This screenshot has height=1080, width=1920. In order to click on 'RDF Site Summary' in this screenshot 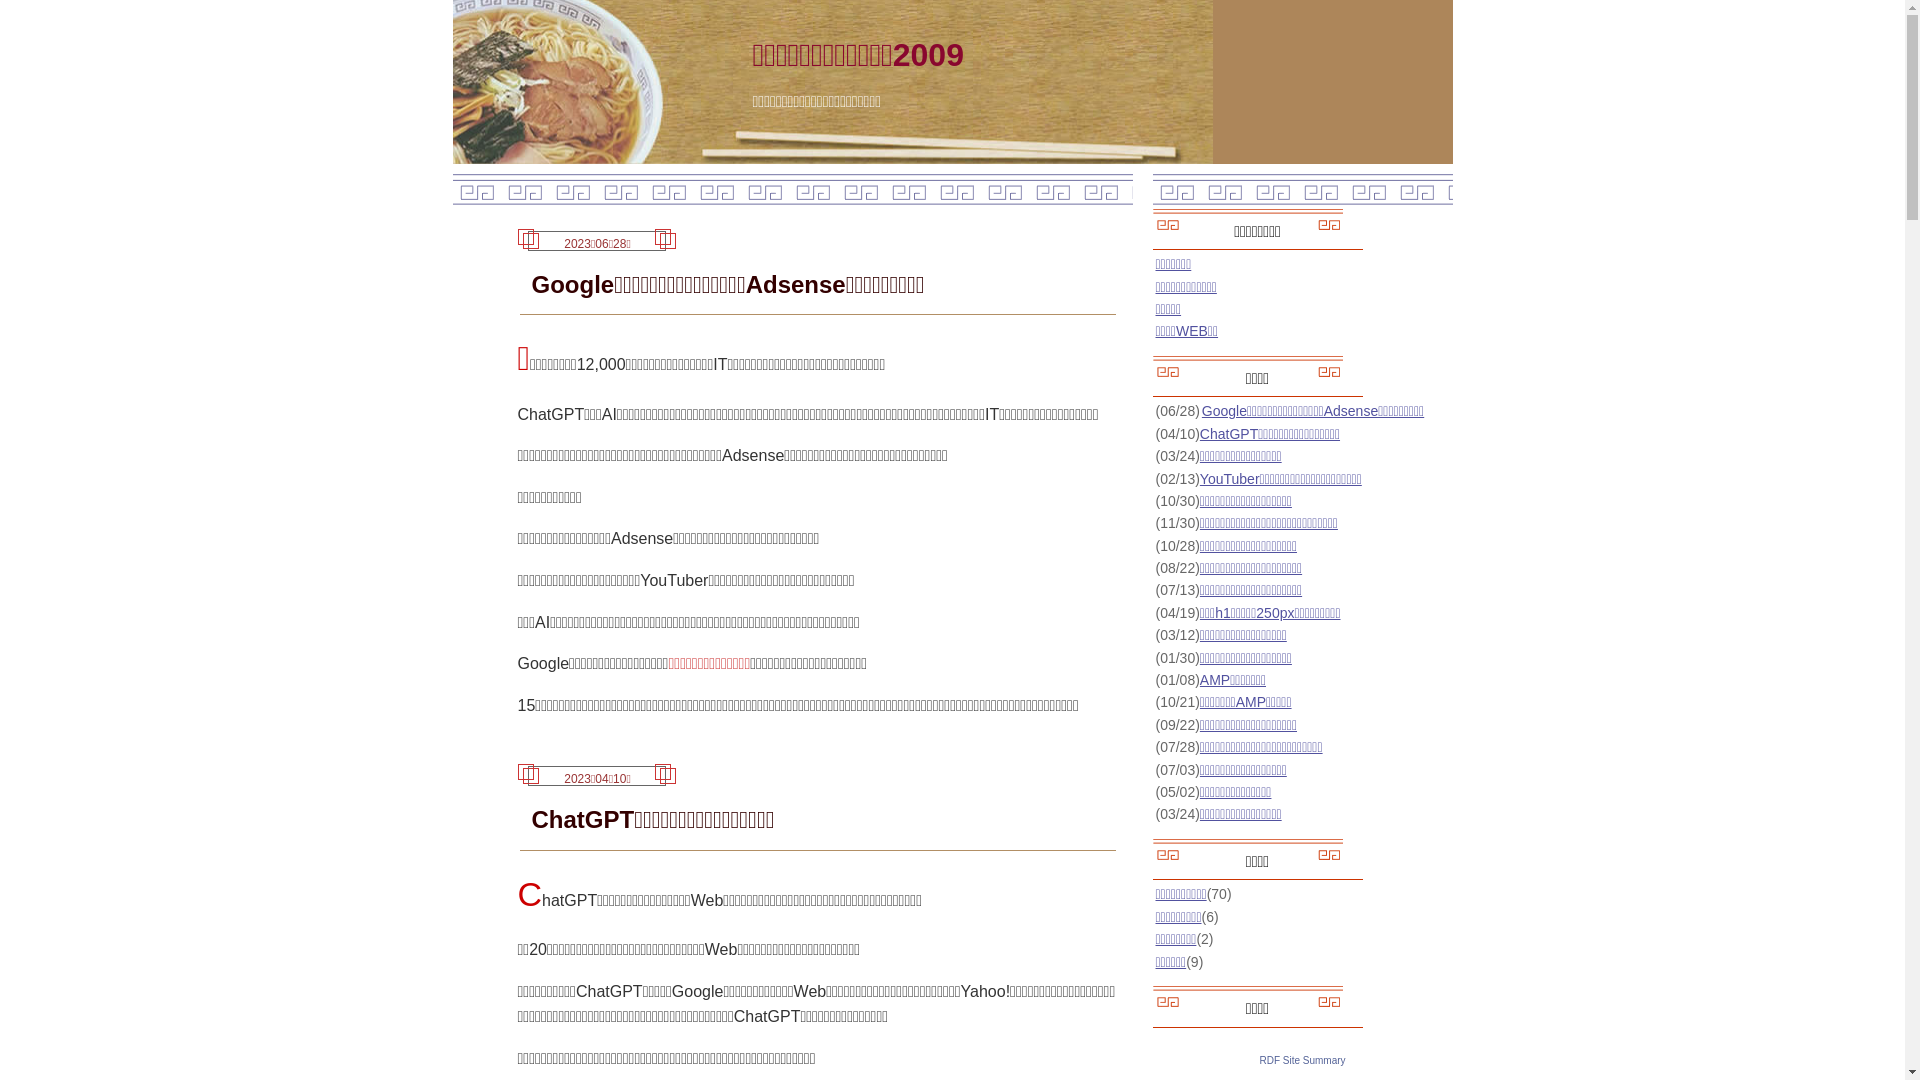, I will do `click(1301, 1058)`.